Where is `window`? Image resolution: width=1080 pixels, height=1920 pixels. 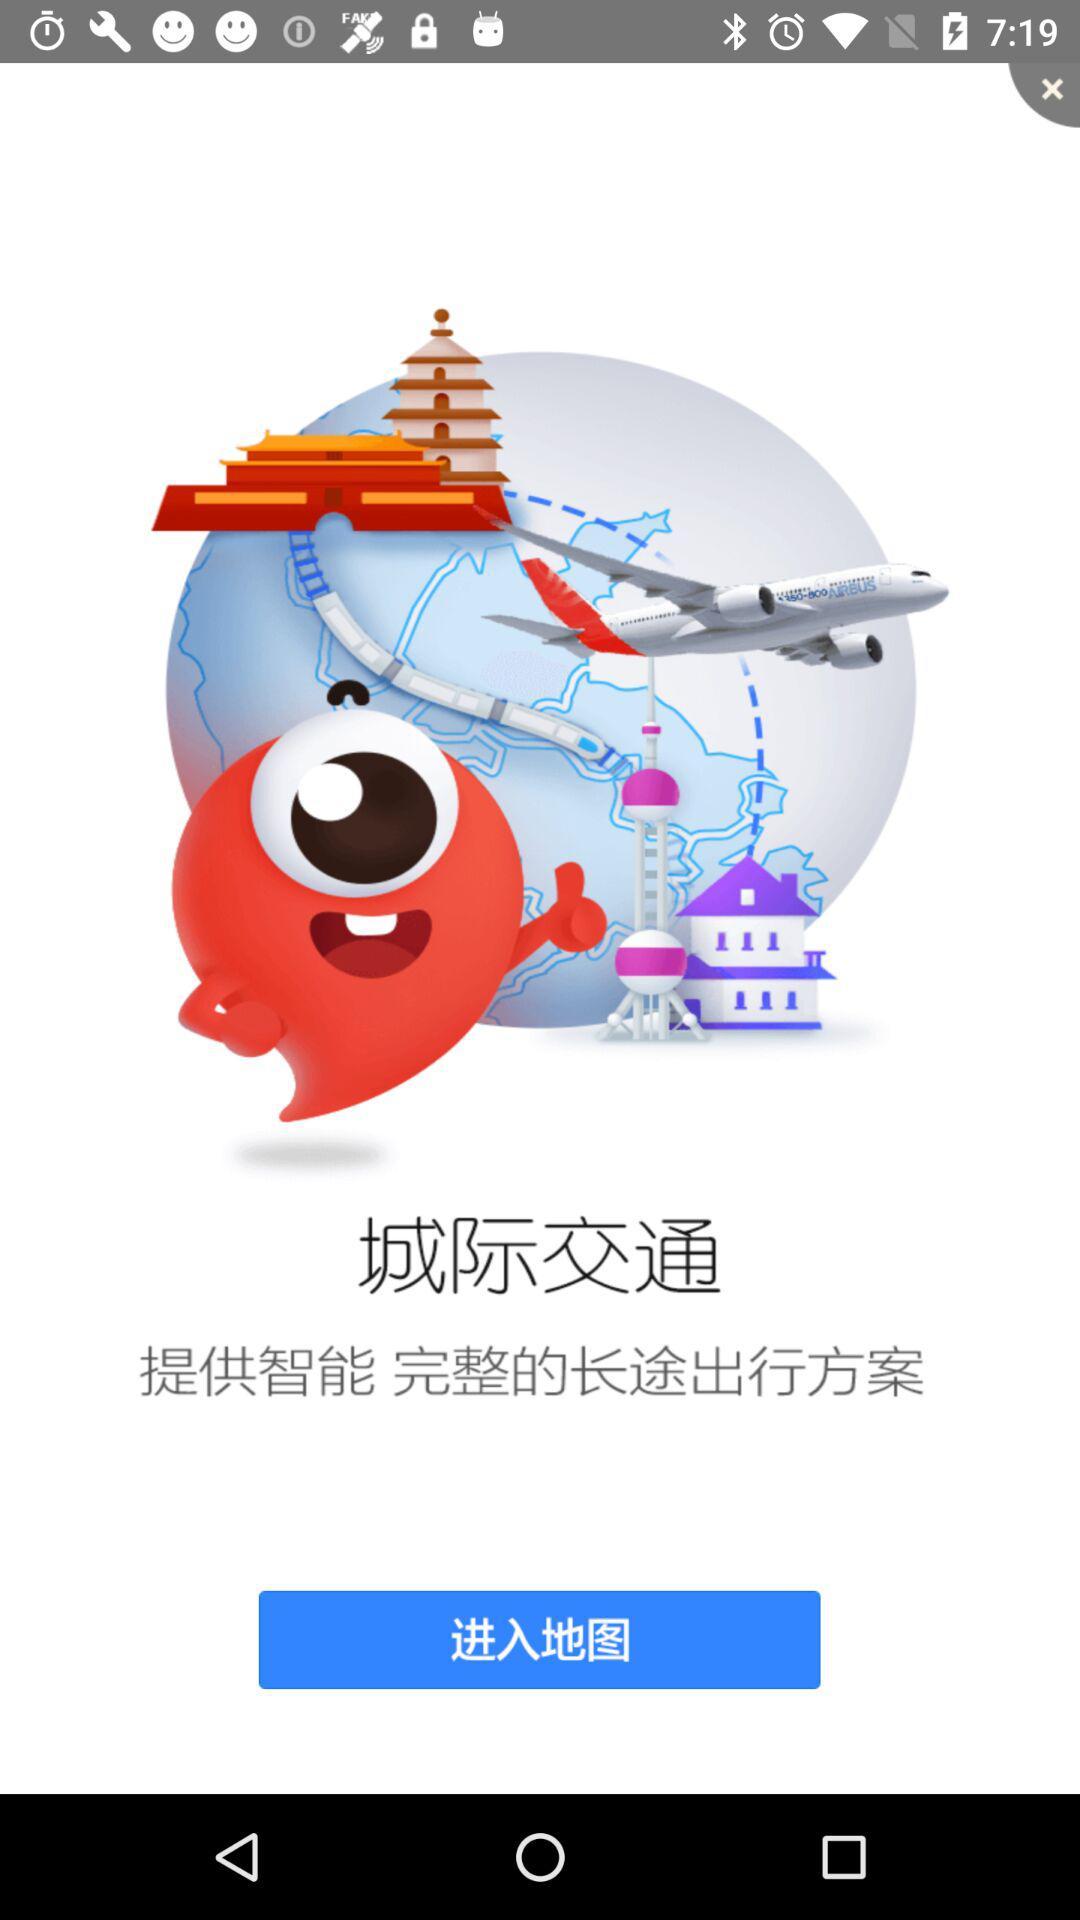 window is located at coordinates (1043, 94).